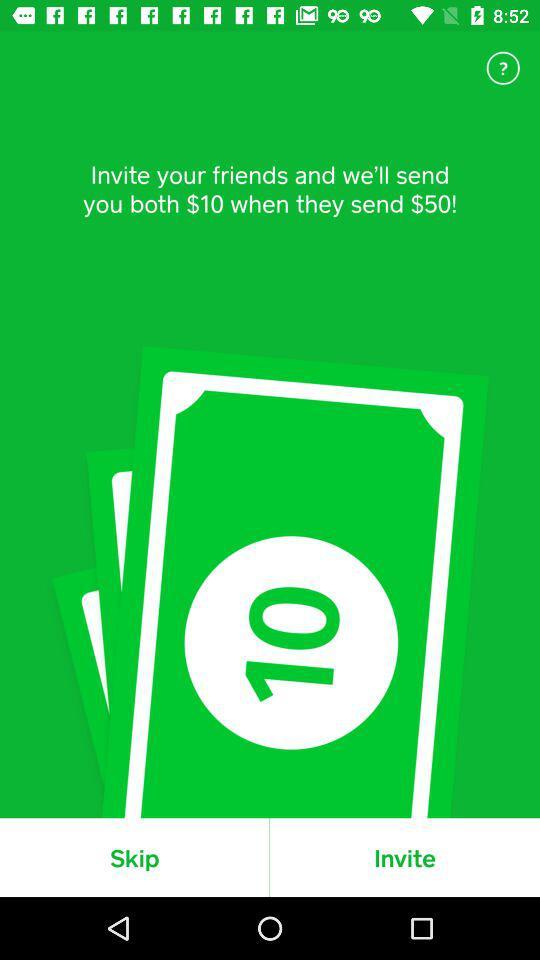 This screenshot has height=960, width=540. I want to click on item at the top right corner, so click(502, 68).